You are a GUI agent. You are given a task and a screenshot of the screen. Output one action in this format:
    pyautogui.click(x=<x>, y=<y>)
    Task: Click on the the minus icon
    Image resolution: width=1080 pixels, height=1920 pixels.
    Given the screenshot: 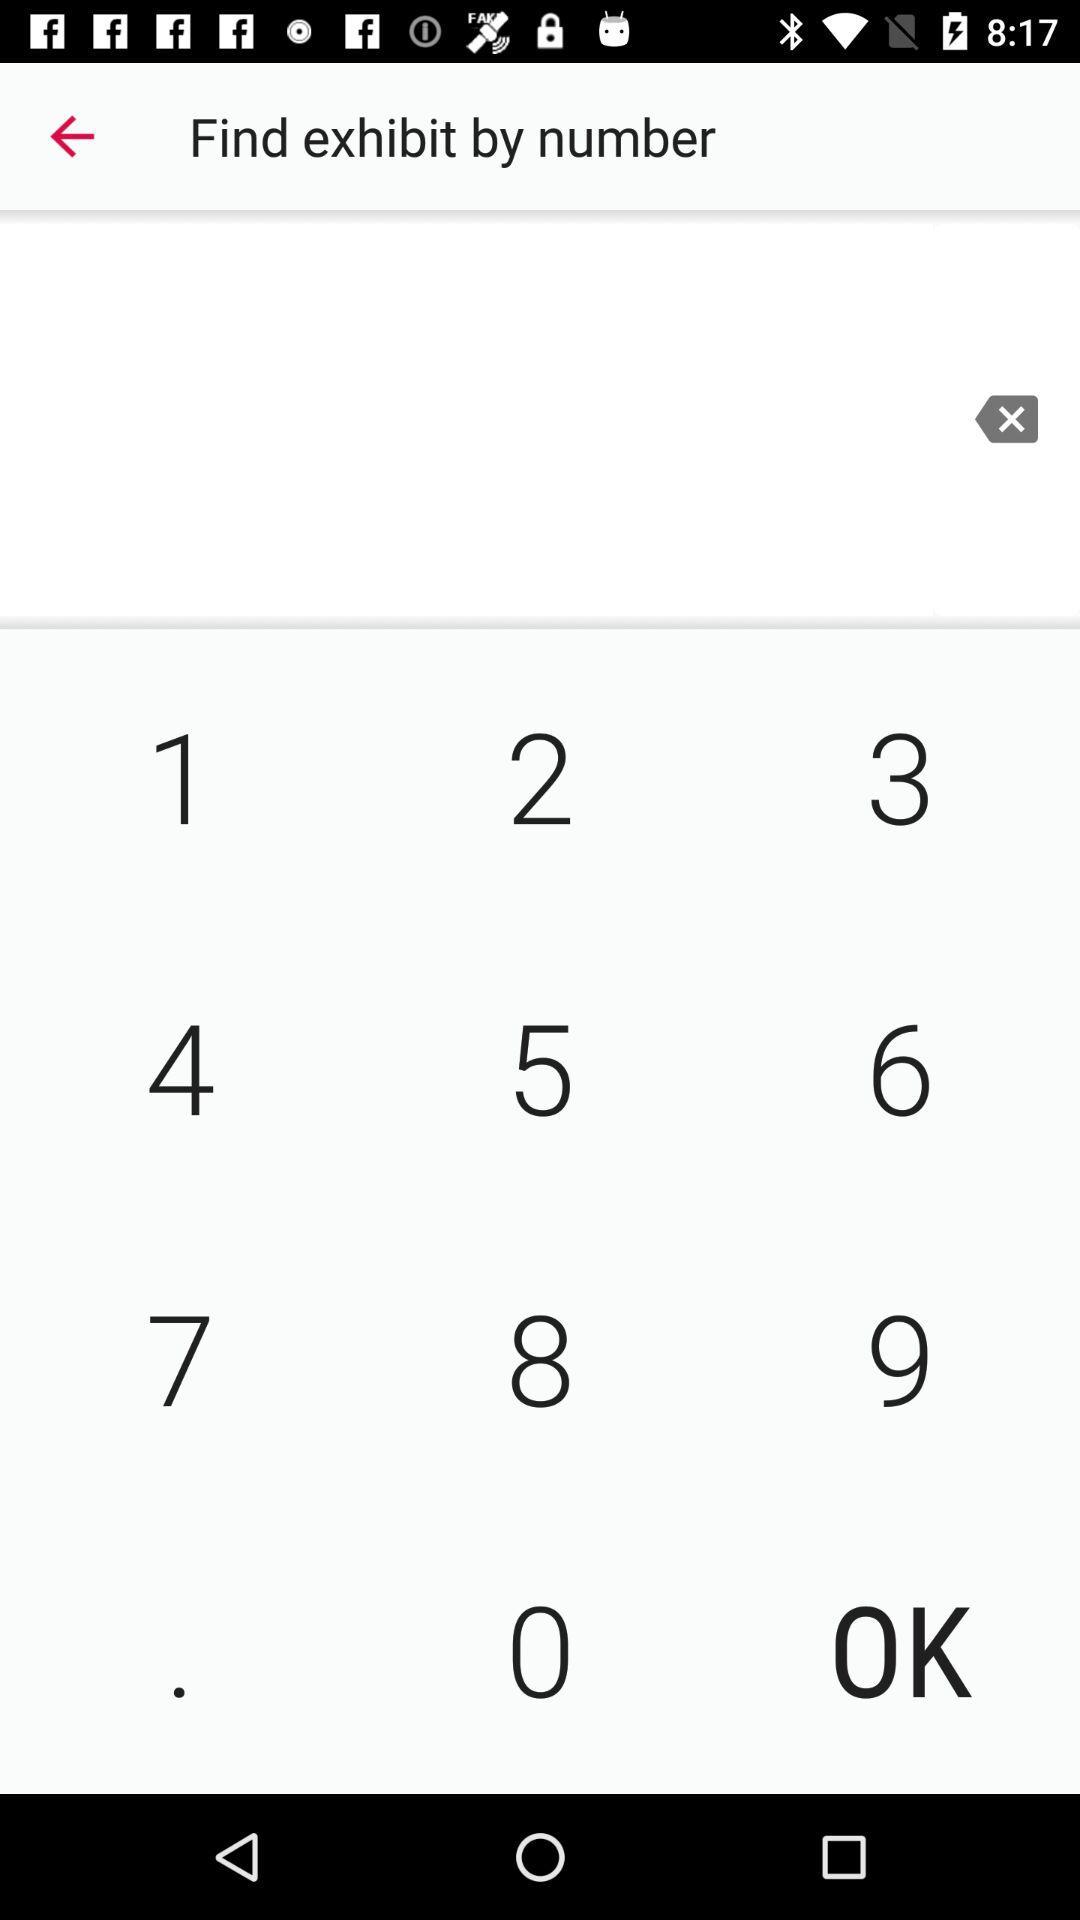 What is the action you would take?
    pyautogui.click(x=1006, y=418)
    